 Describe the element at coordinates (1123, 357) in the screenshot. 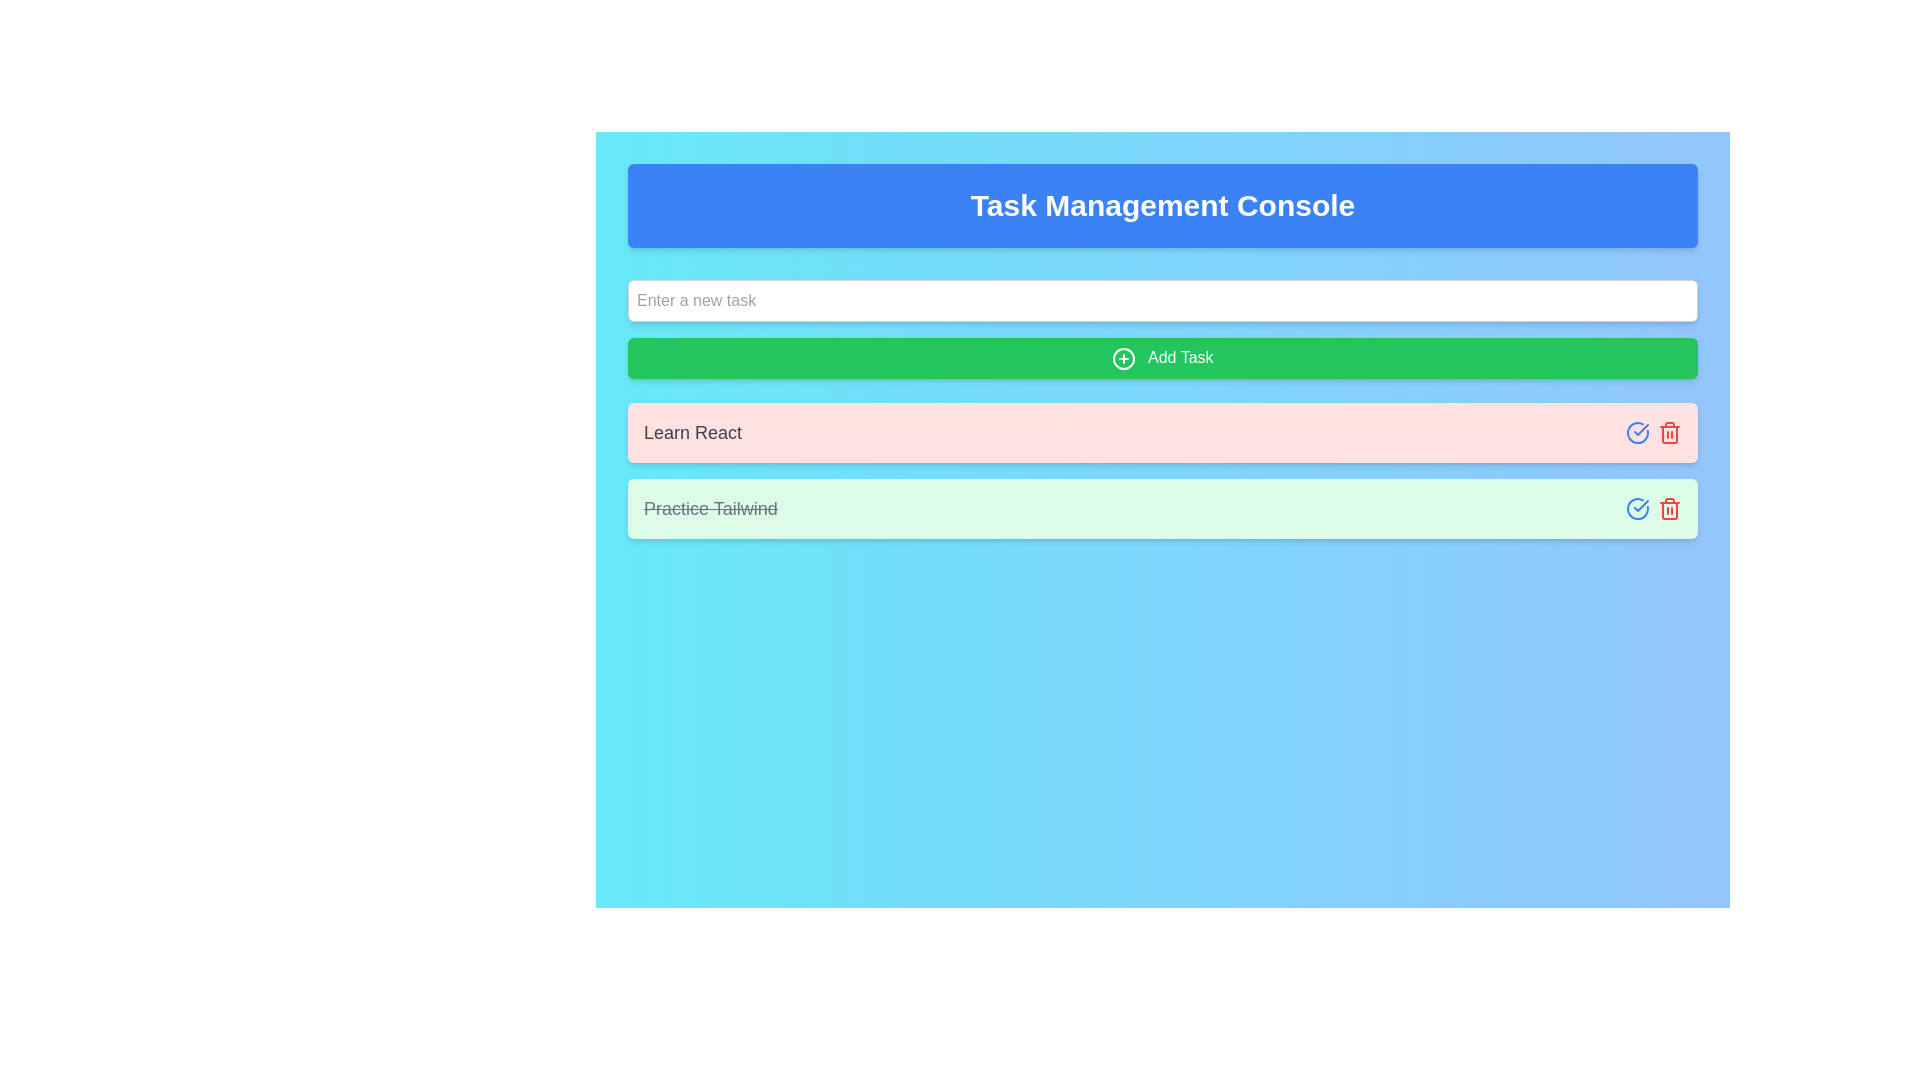

I see `the 'Add Task' icon located on the left side of the button's text to create a new task` at that location.